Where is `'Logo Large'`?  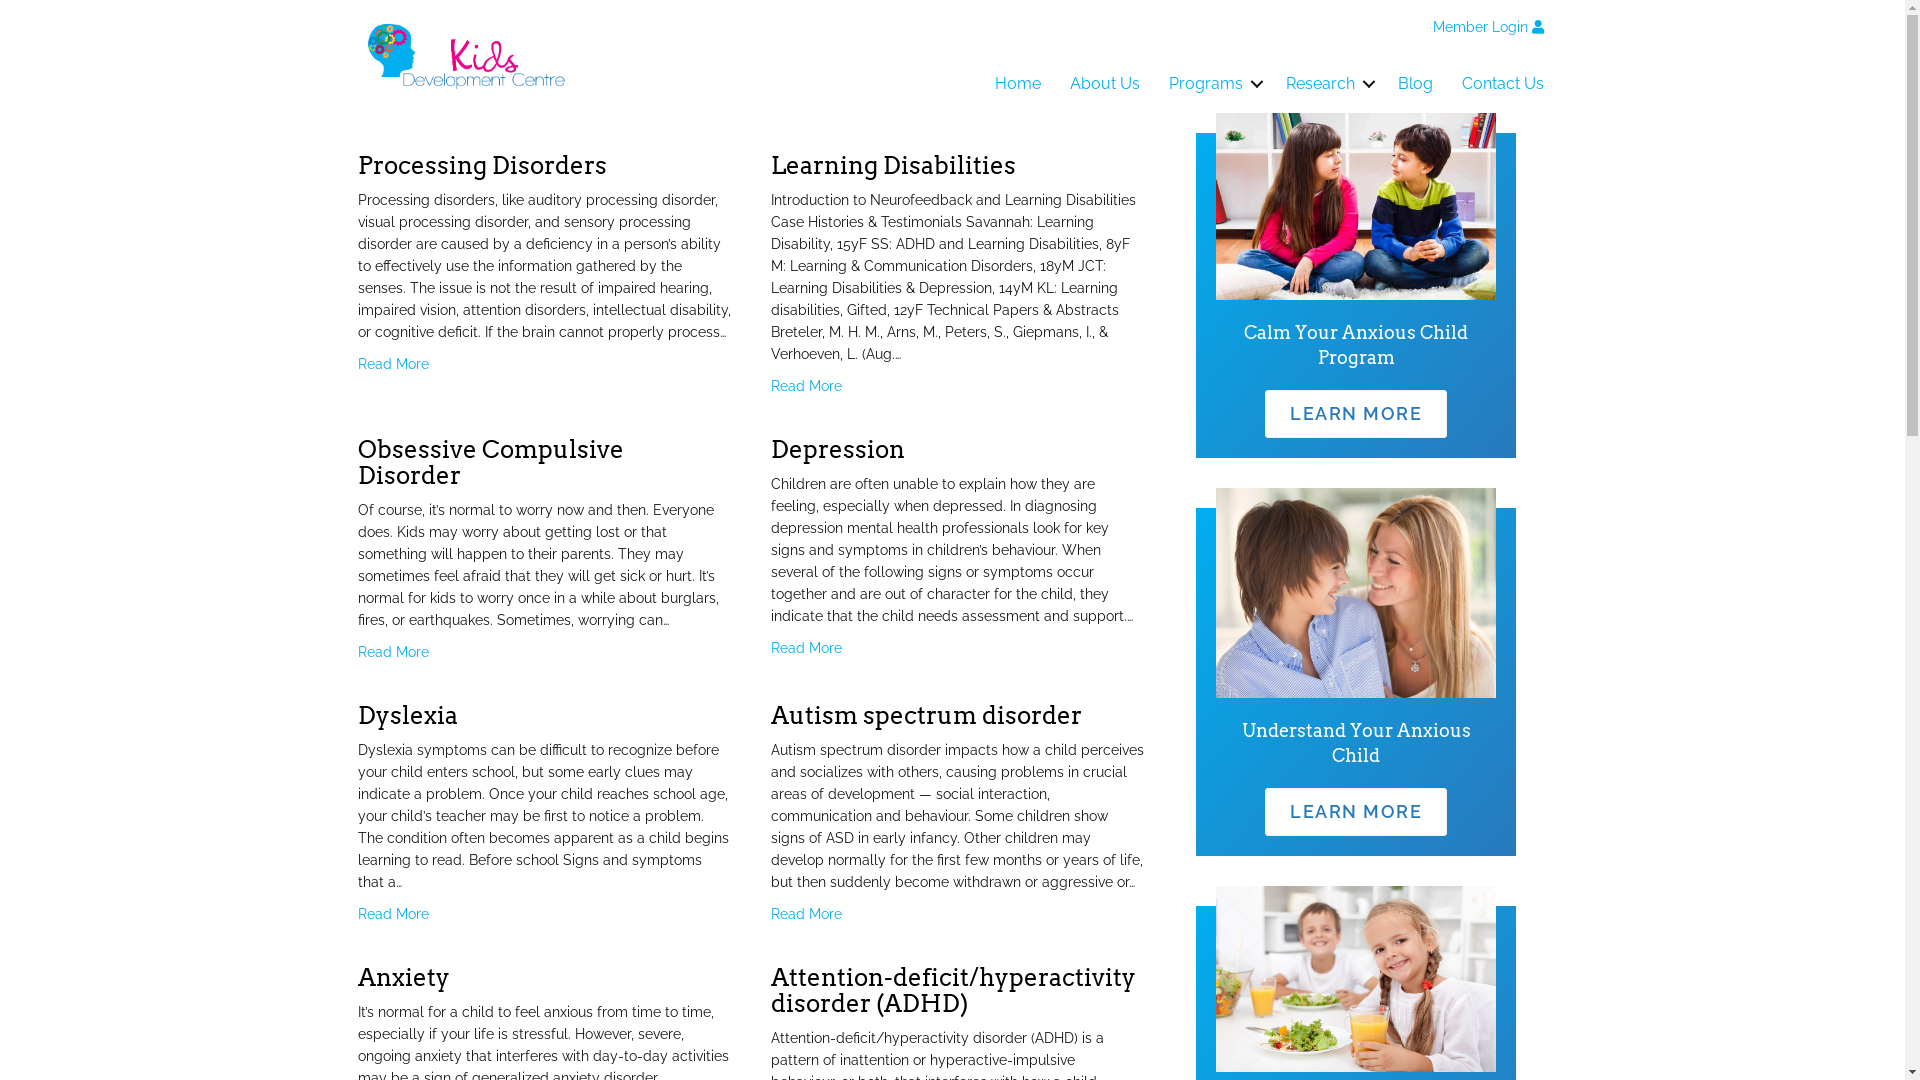
'Logo Large' is located at coordinates (466, 55).